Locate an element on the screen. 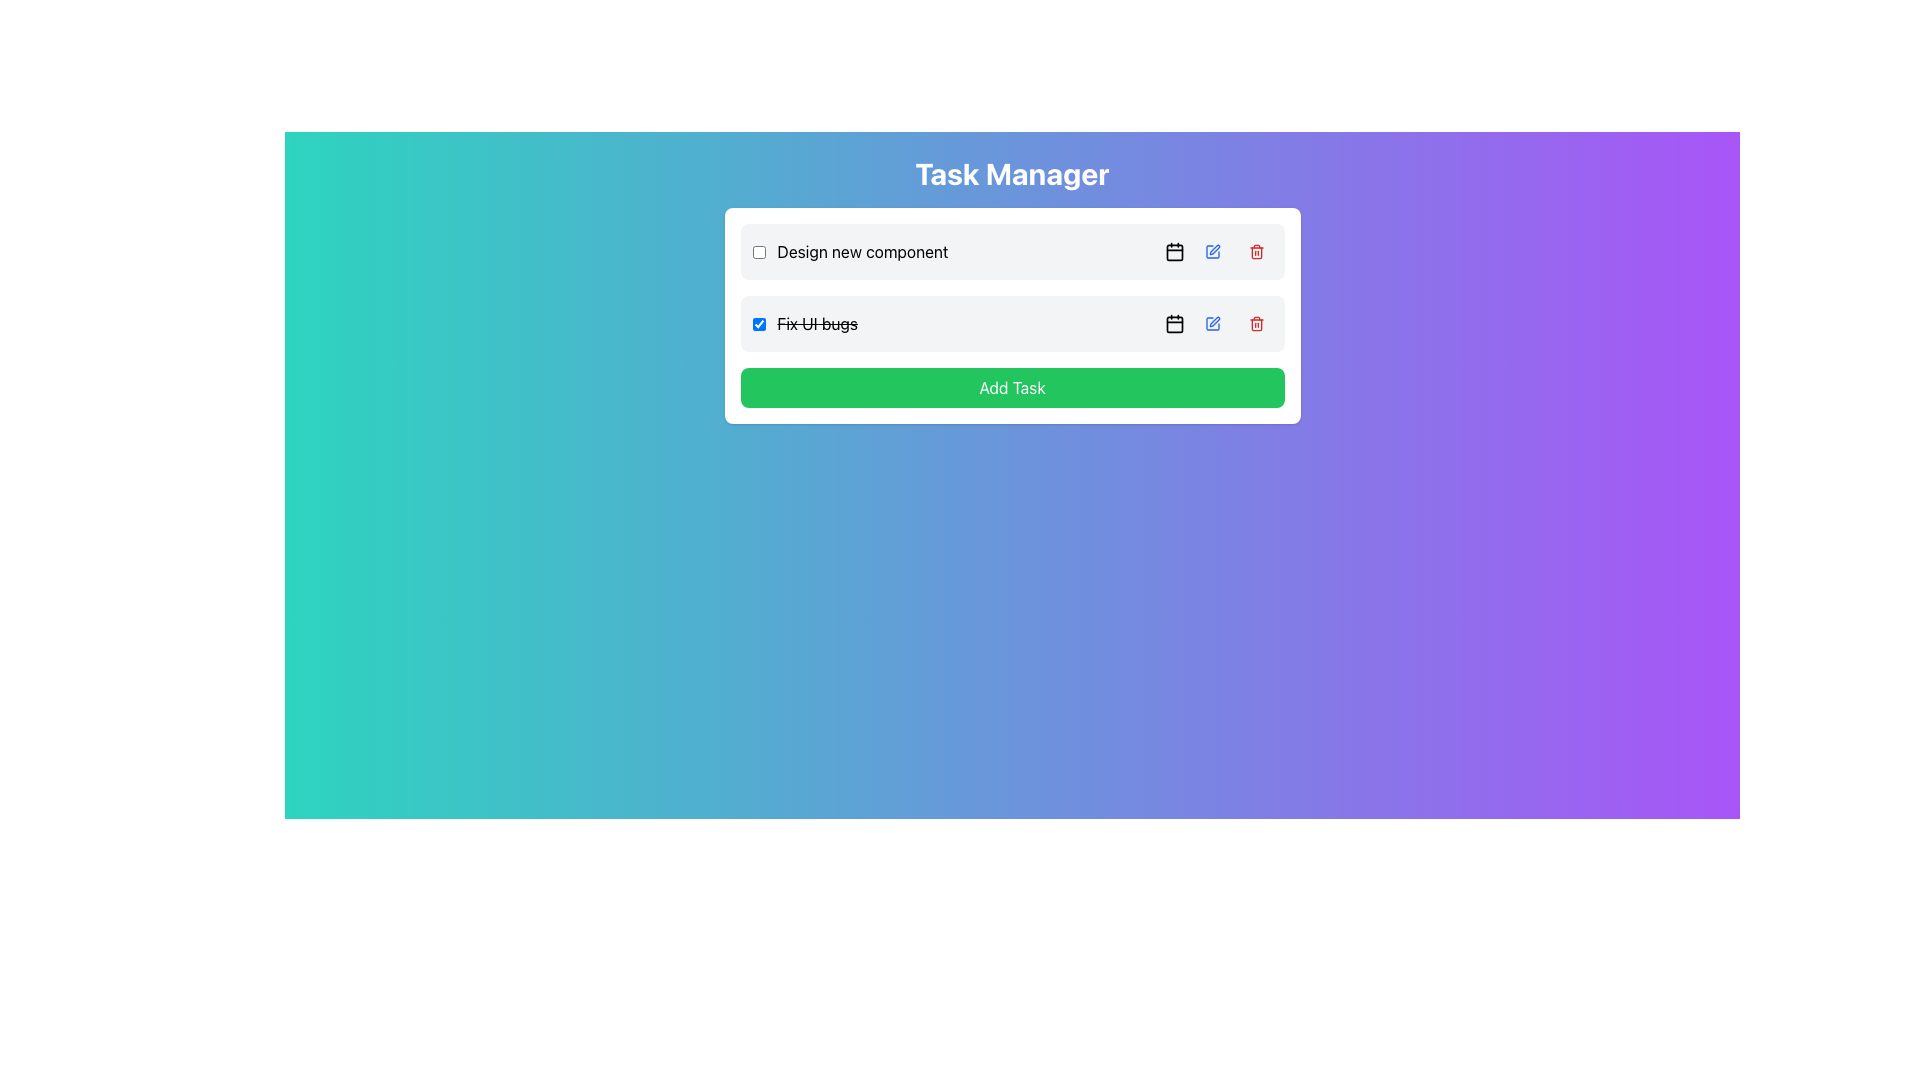 The height and width of the screenshot is (1080, 1920). the static text element displaying 'Task Manager' at the top section of the main content area, which features white bold text on a vibrant gradient background is located at coordinates (1012, 172).